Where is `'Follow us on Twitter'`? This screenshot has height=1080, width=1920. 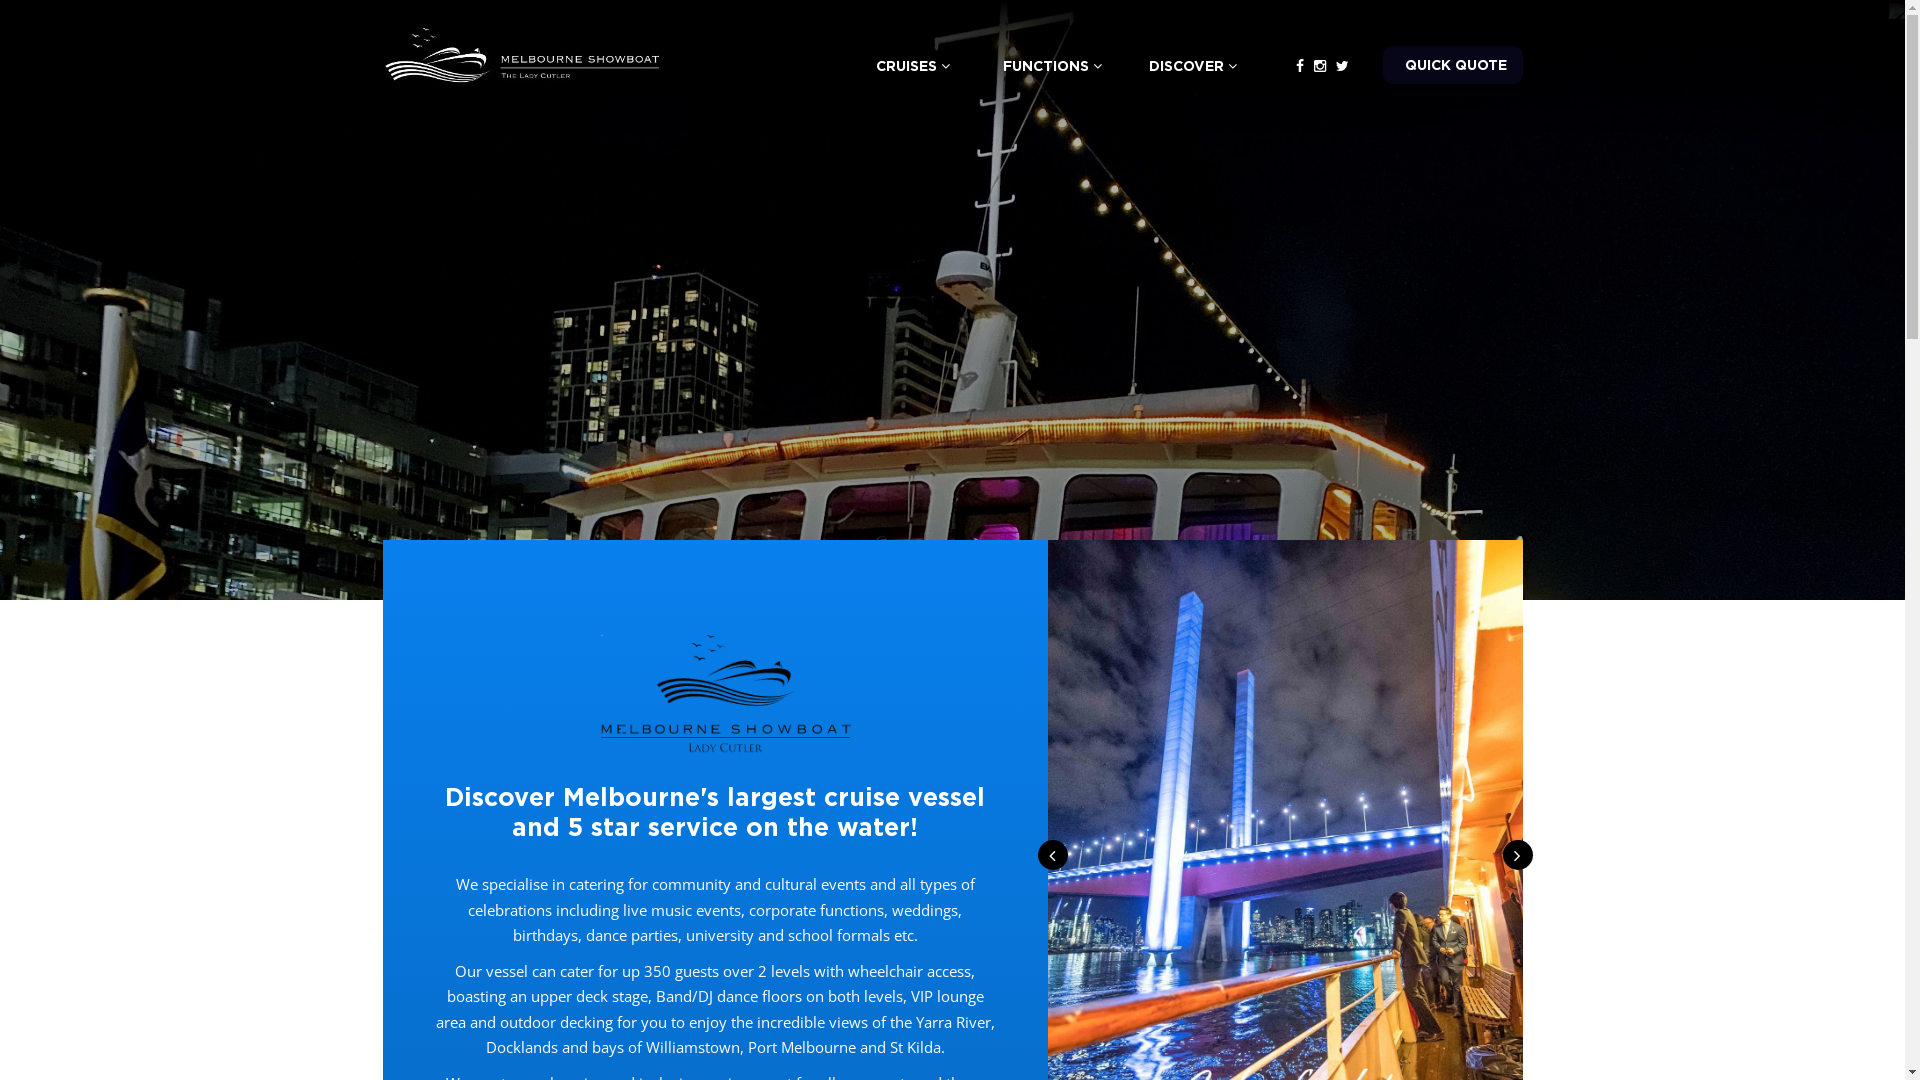
'Follow us on Twitter' is located at coordinates (1342, 64).